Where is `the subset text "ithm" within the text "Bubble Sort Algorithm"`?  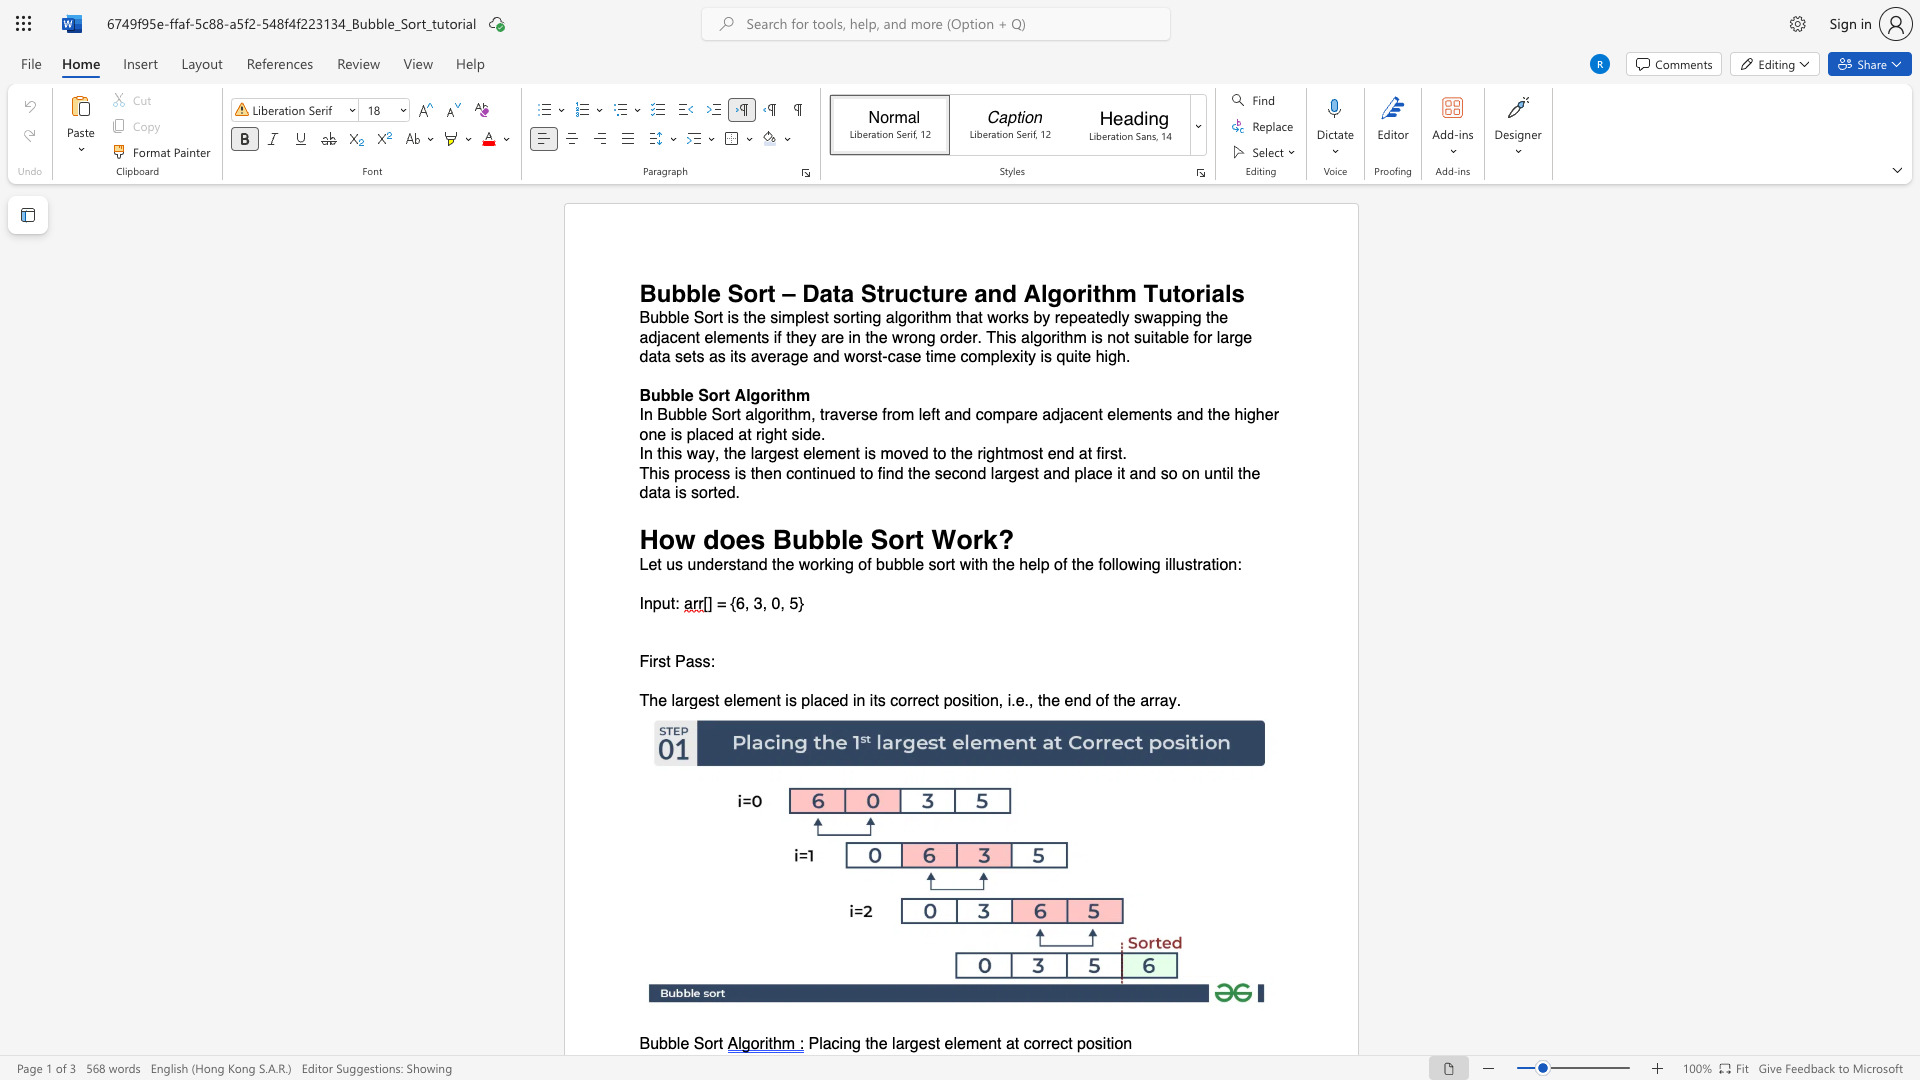
the subset text "ithm" within the text "Bubble Sort Algorithm" is located at coordinates (775, 395).